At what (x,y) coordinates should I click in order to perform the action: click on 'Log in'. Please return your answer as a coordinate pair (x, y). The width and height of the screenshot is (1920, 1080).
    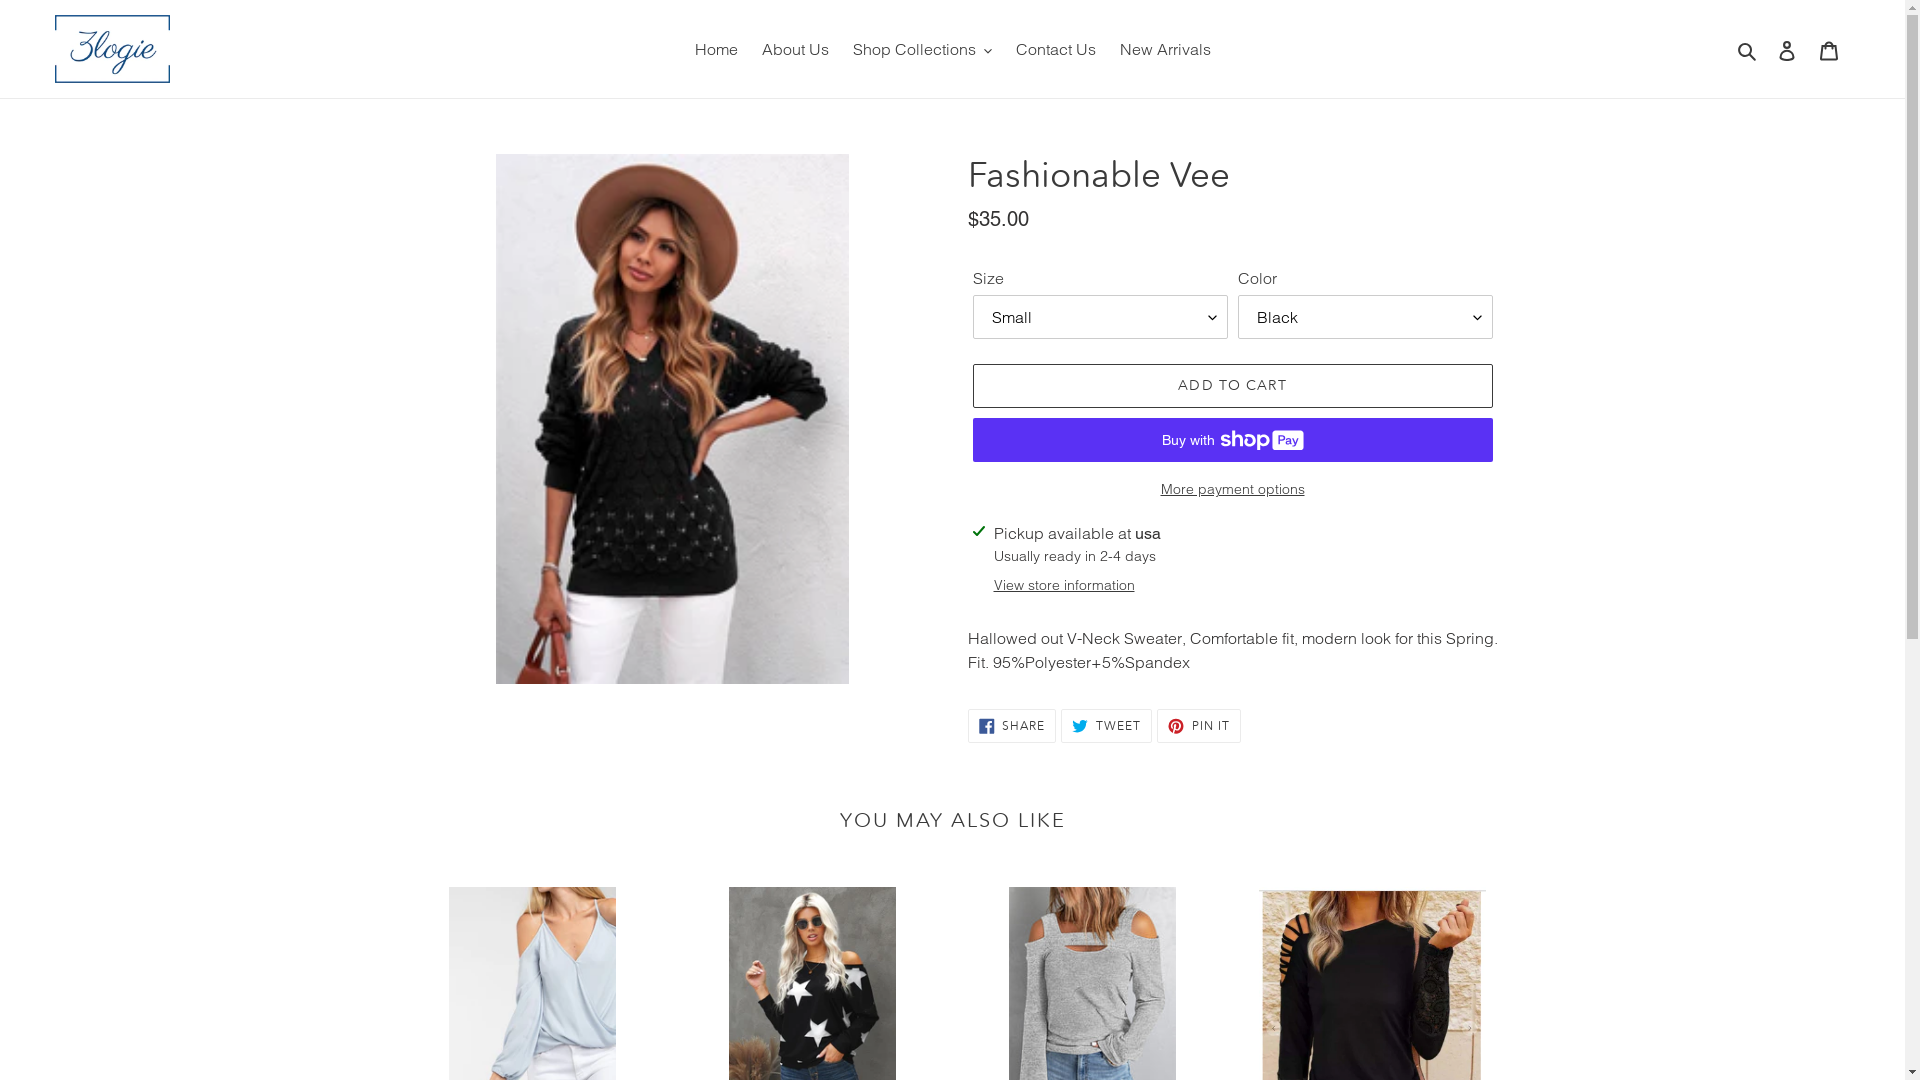
    Looking at the image, I should click on (1786, 48).